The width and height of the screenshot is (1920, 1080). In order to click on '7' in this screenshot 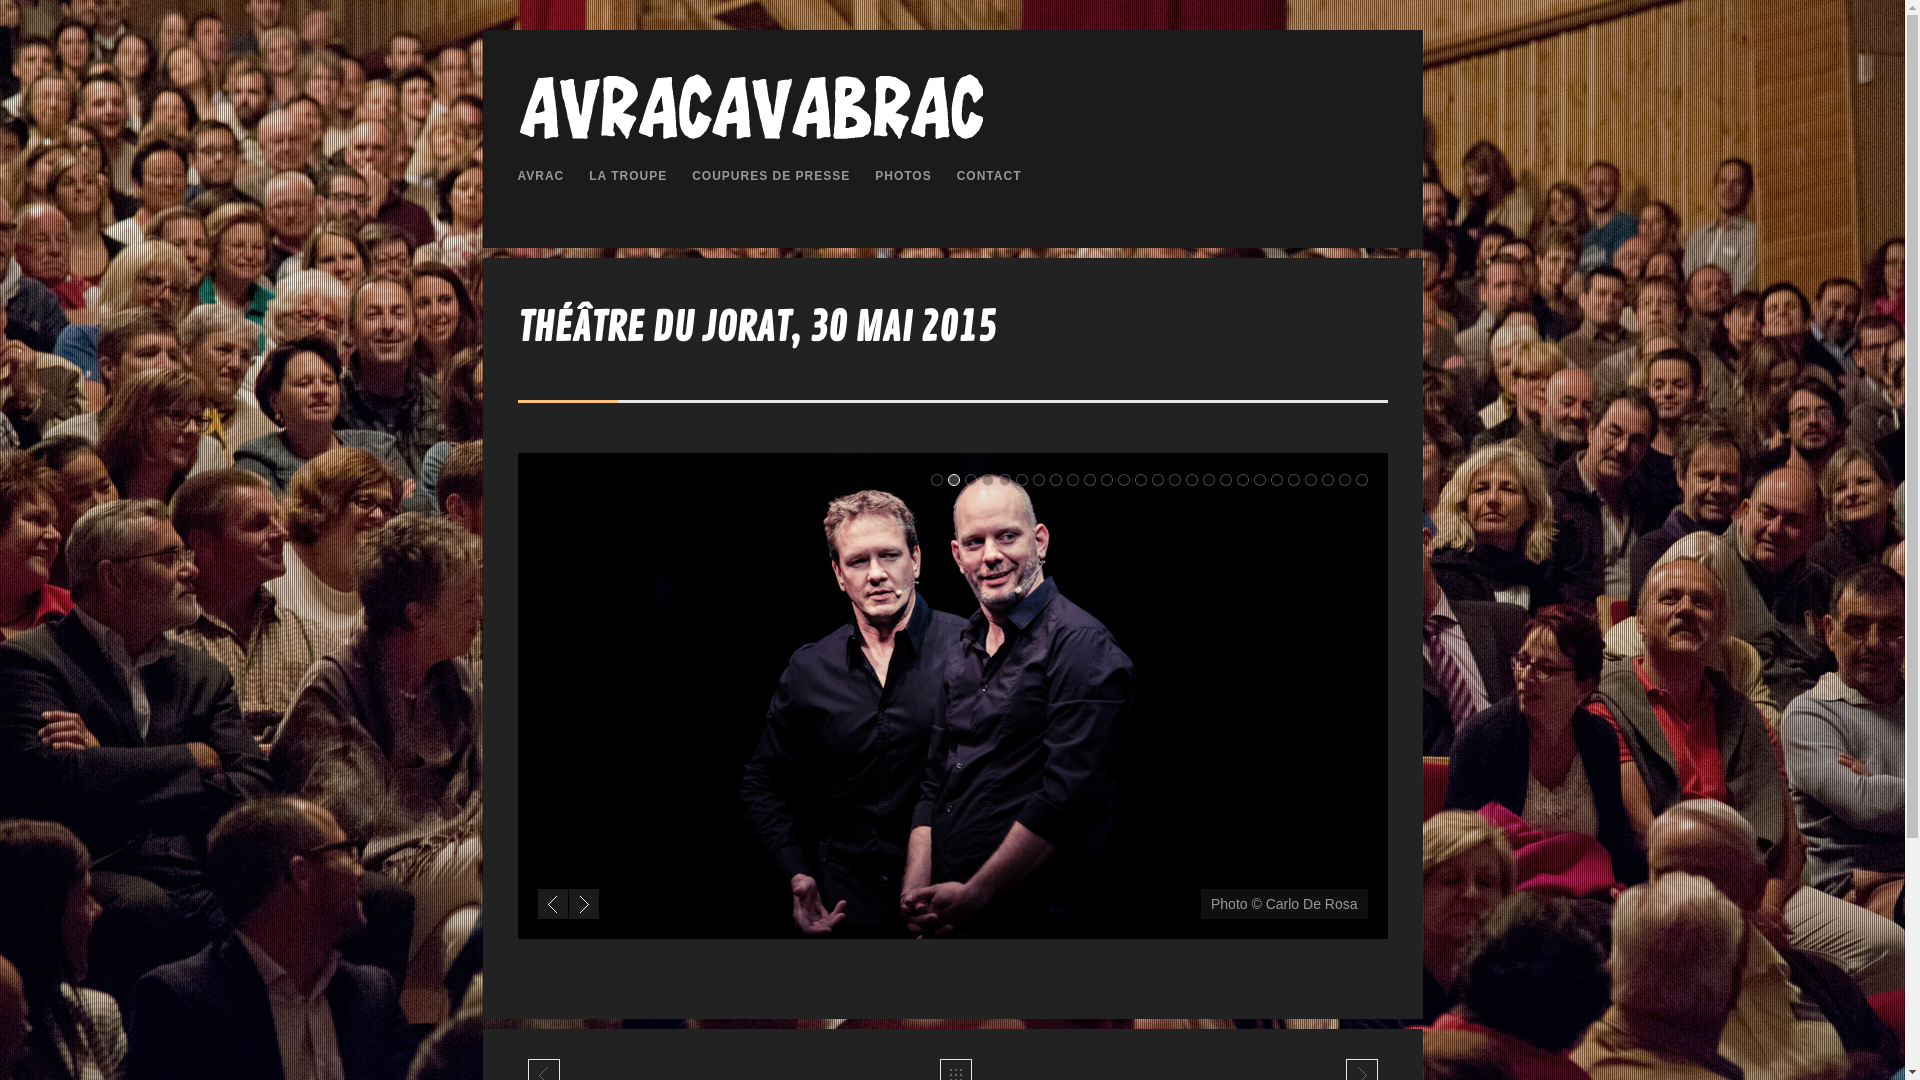, I will do `click(1032, 479)`.